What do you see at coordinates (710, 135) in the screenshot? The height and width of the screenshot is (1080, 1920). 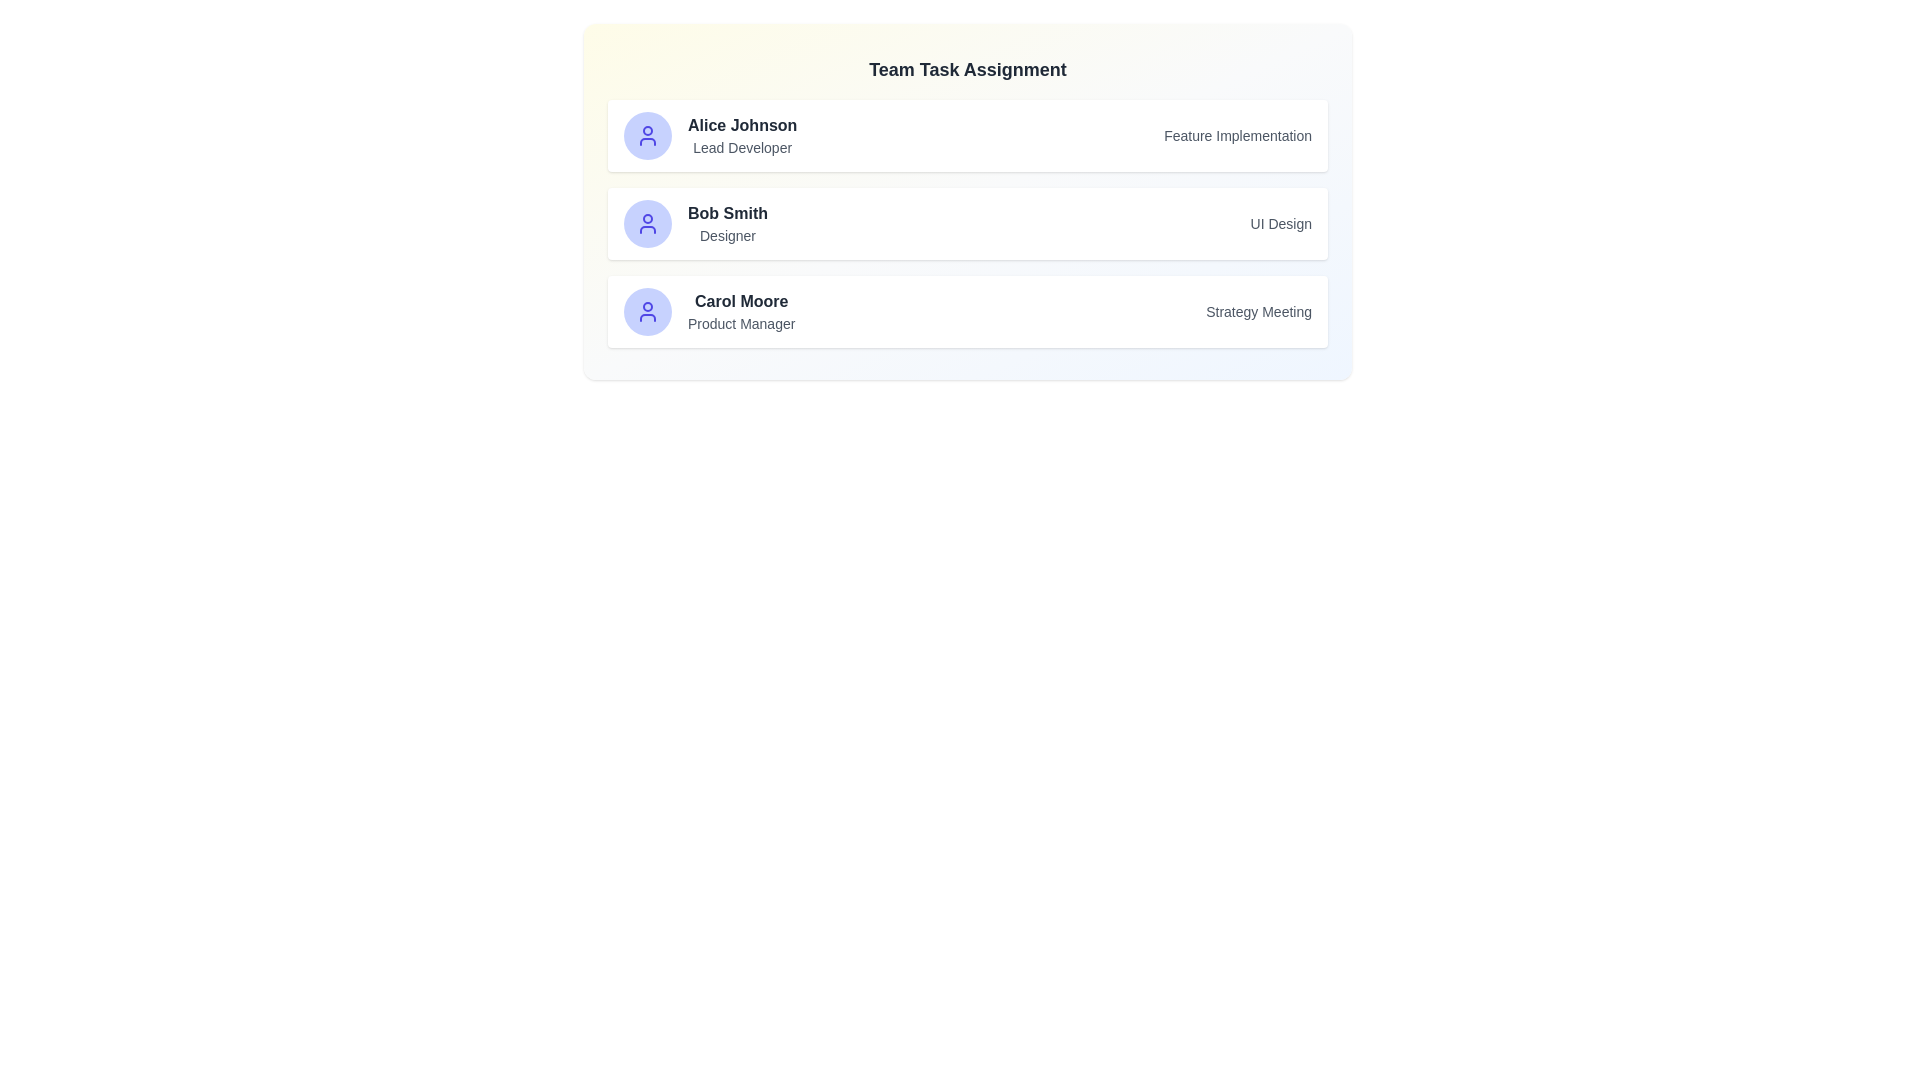 I see `the label displaying the name and job title of the specific person, which is the first item in the list under 'Team Task Assignment.'` at bounding box center [710, 135].